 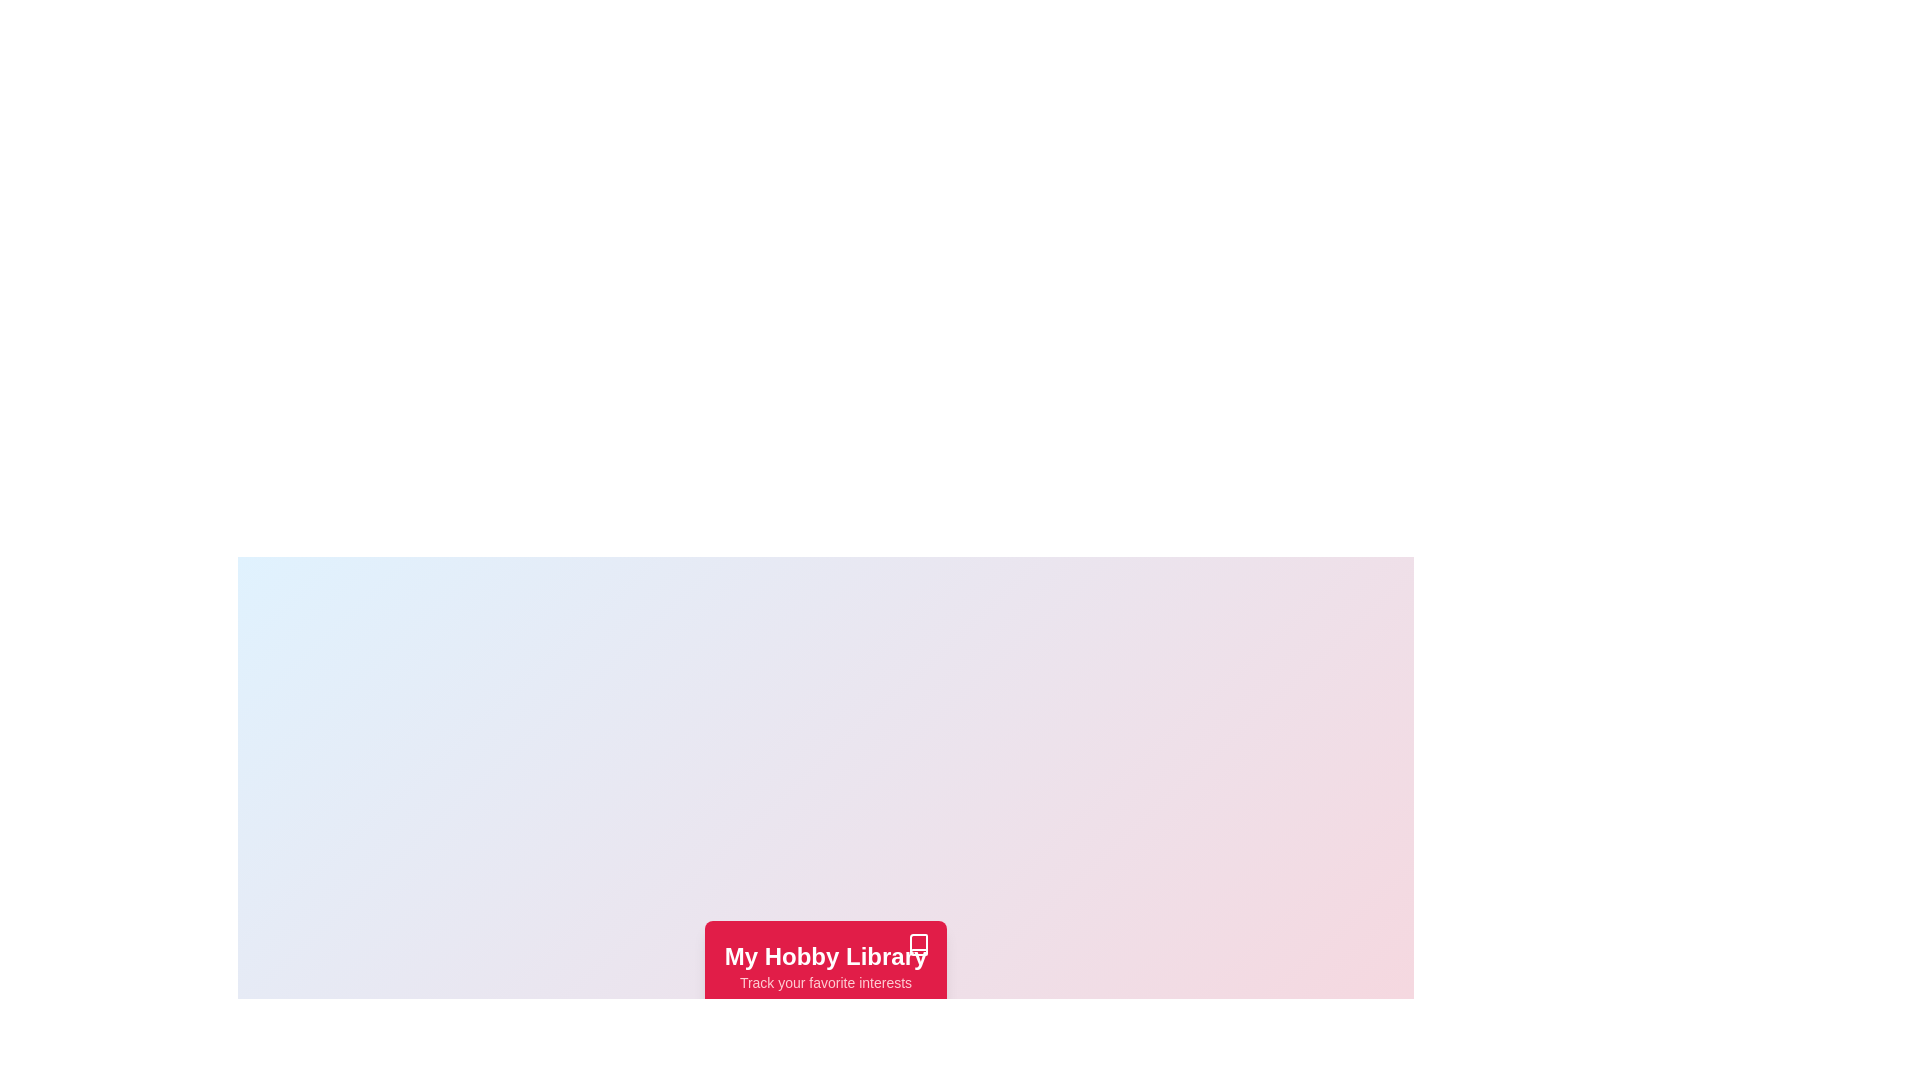 I want to click on the graphical icon resembling a closed book located in the upper-right area of the 'My Hobby Library' button, so click(x=918, y=945).